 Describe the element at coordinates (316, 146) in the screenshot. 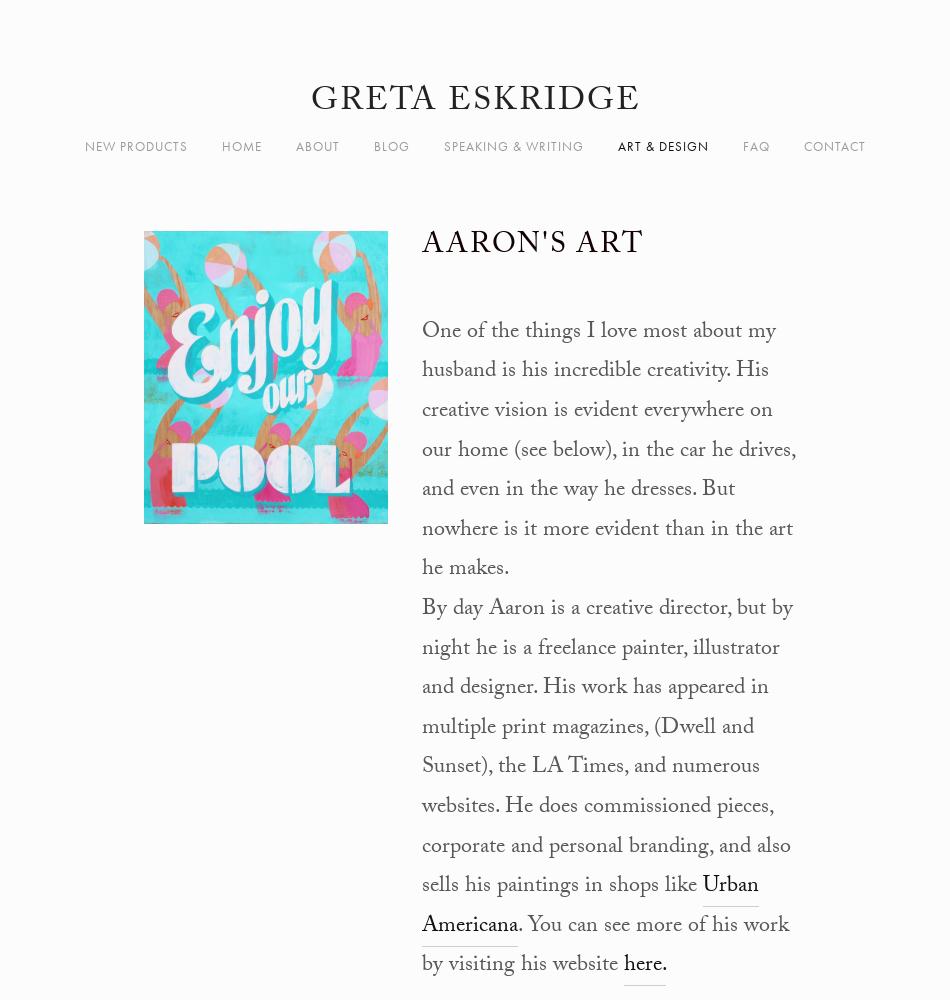

I see `'About'` at that location.